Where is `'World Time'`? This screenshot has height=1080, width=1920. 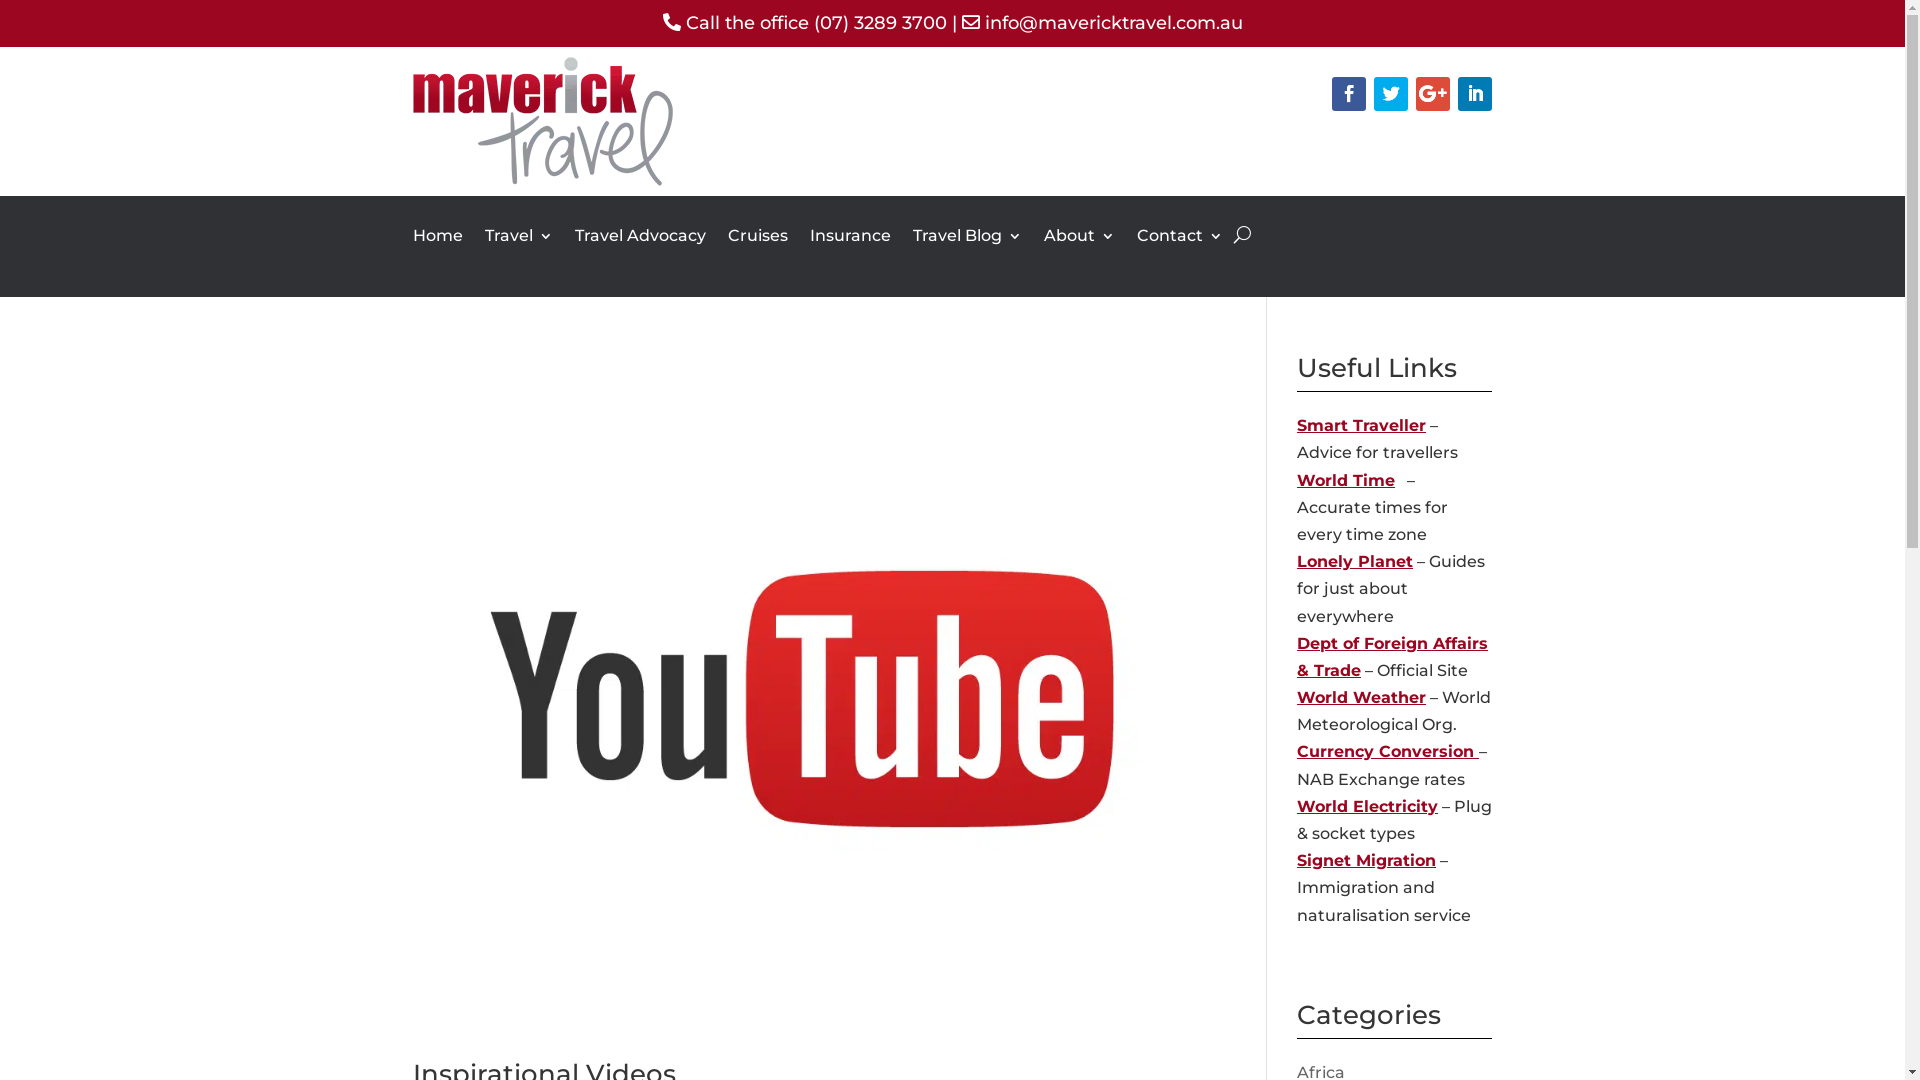 'World Time' is located at coordinates (1345, 480).